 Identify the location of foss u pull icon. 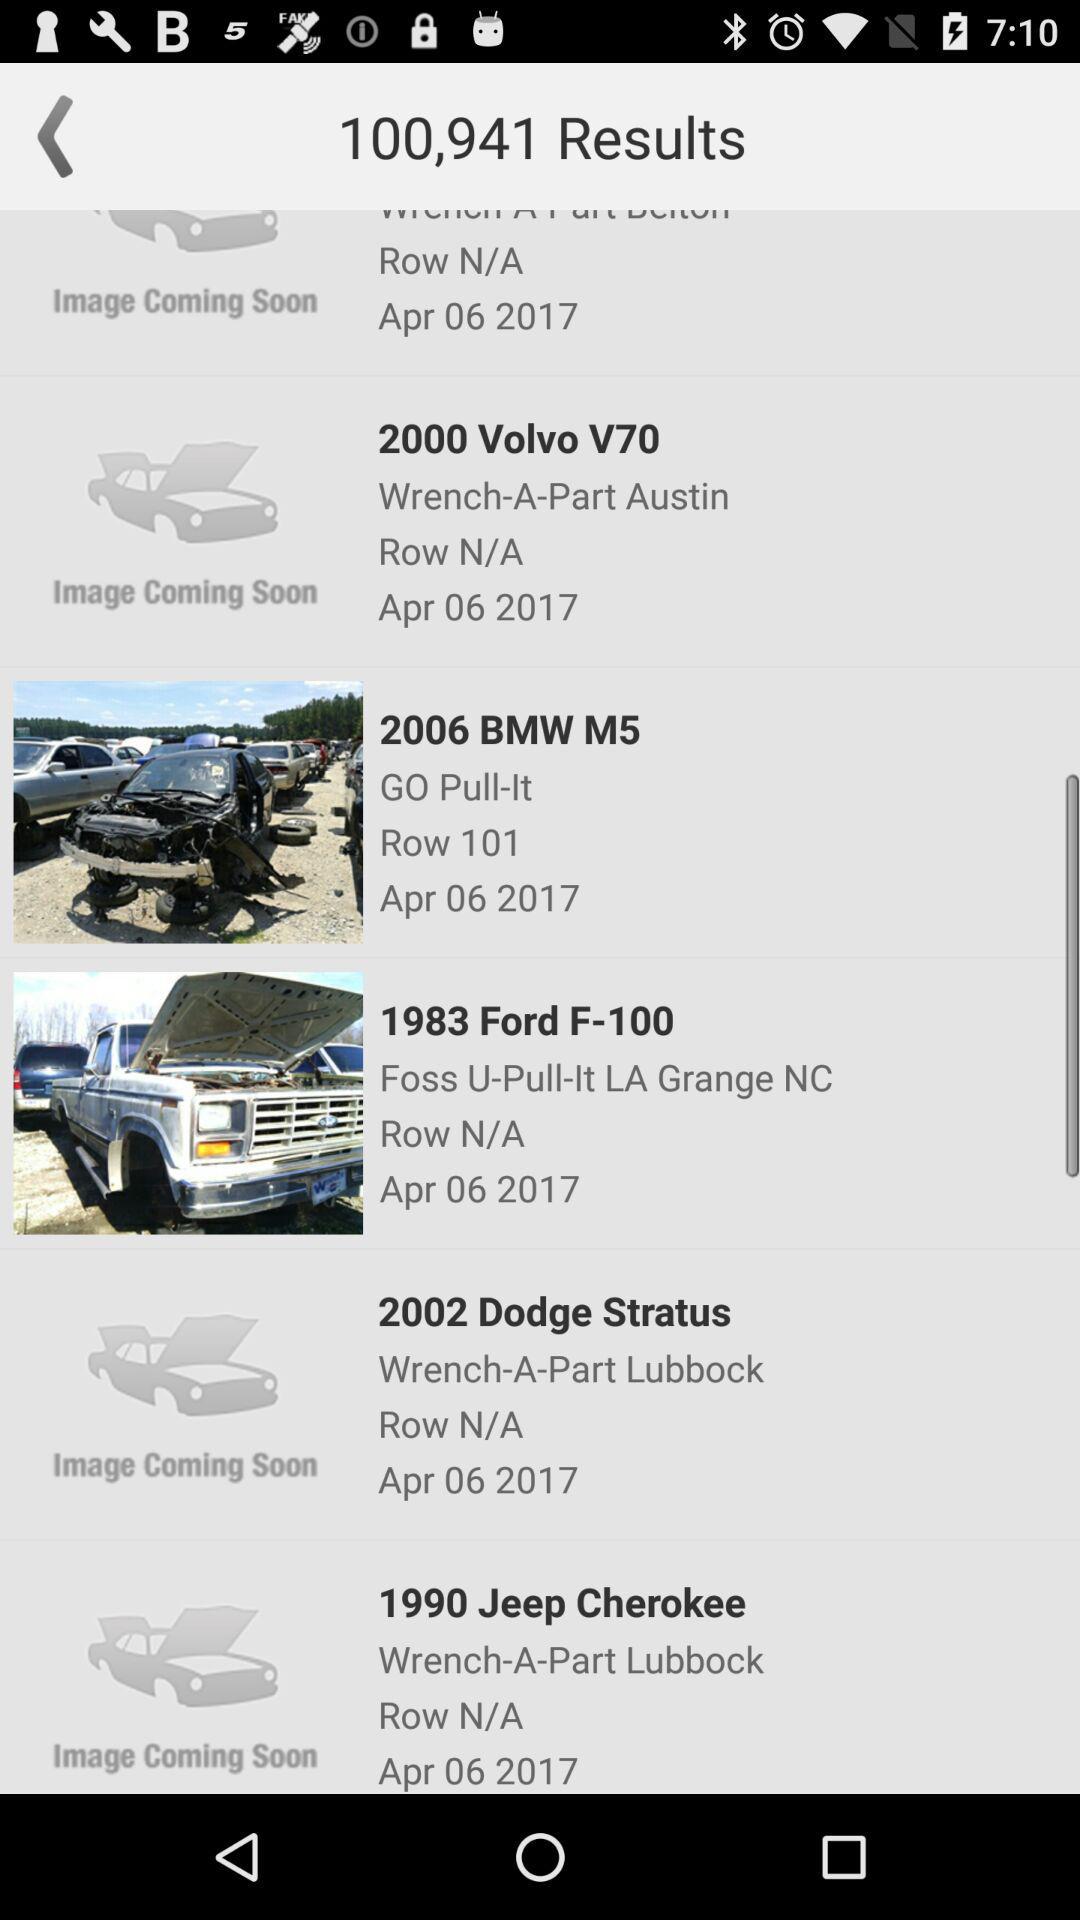
(728, 1075).